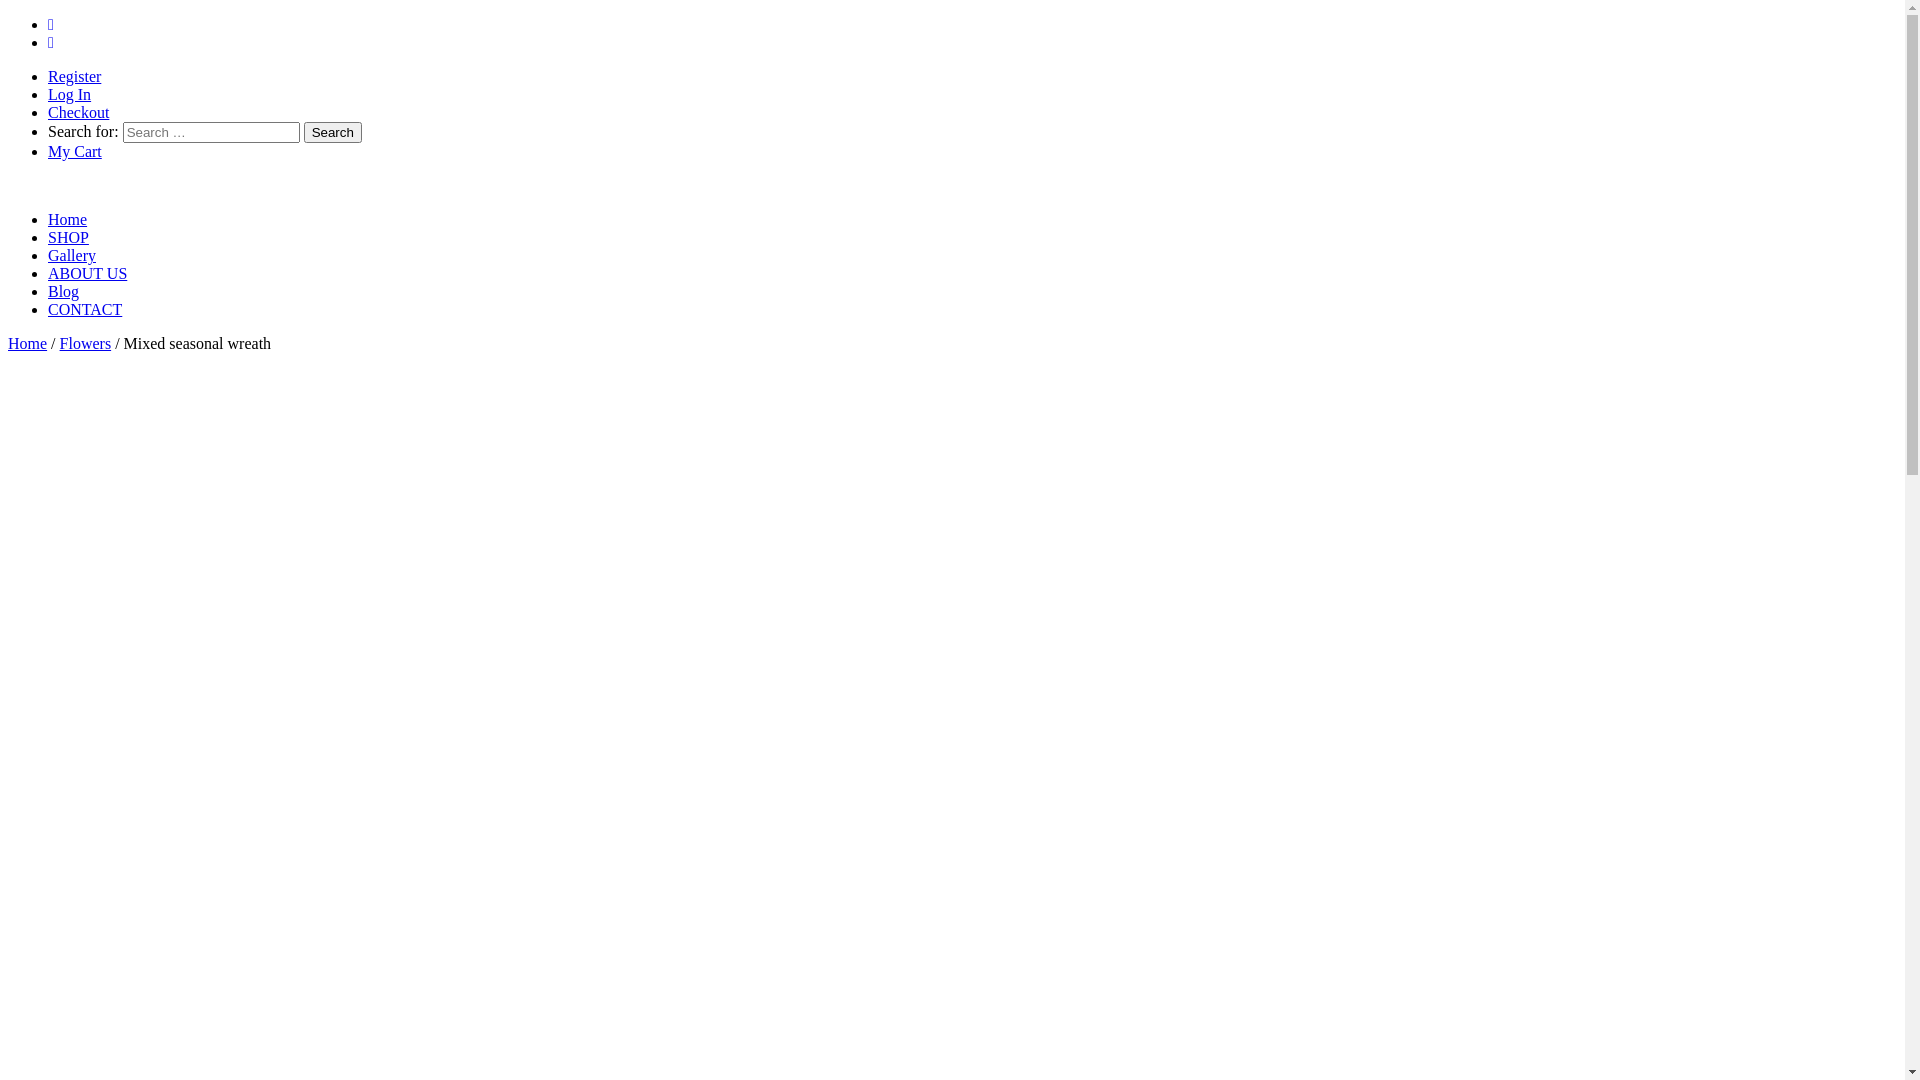 Image resolution: width=1920 pixels, height=1080 pixels. What do you see at coordinates (74, 75) in the screenshot?
I see `'Register'` at bounding box center [74, 75].